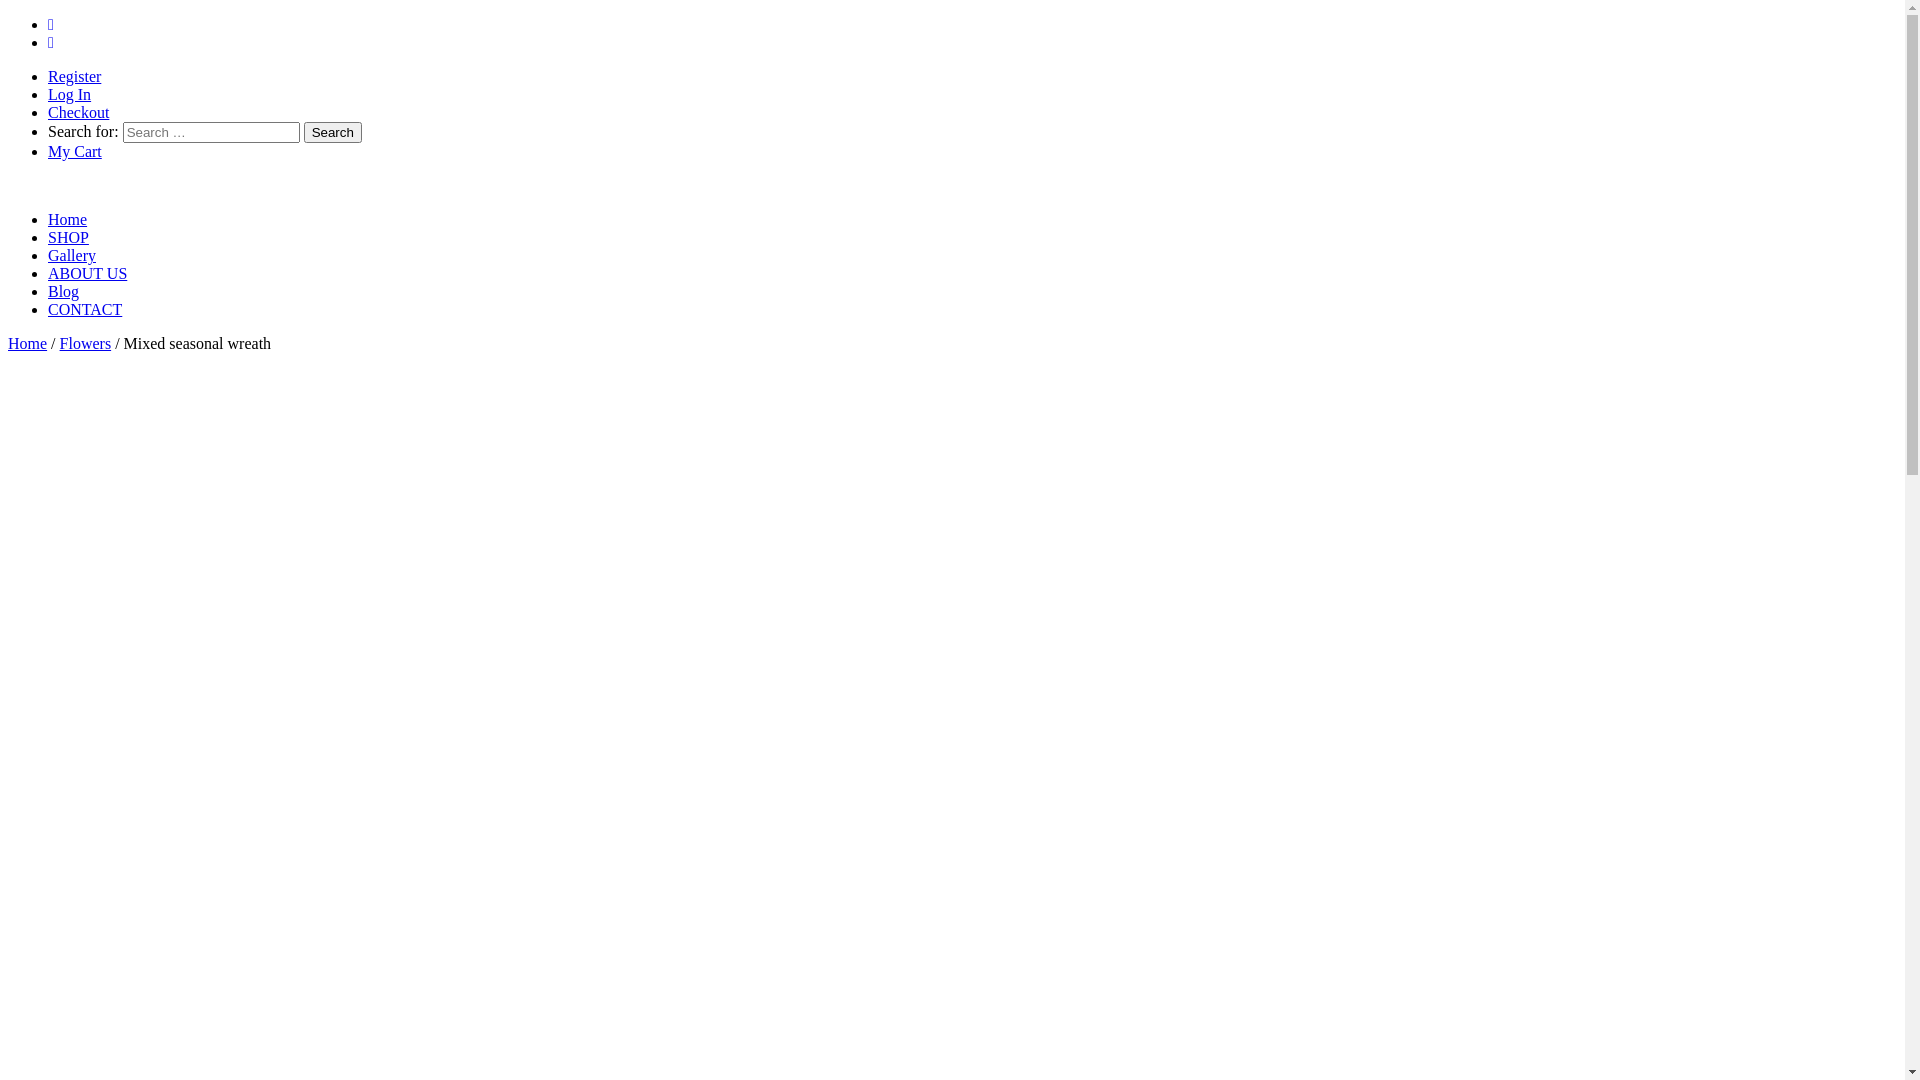 Image resolution: width=1920 pixels, height=1080 pixels. What do you see at coordinates (74, 75) in the screenshot?
I see `'Register'` at bounding box center [74, 75].